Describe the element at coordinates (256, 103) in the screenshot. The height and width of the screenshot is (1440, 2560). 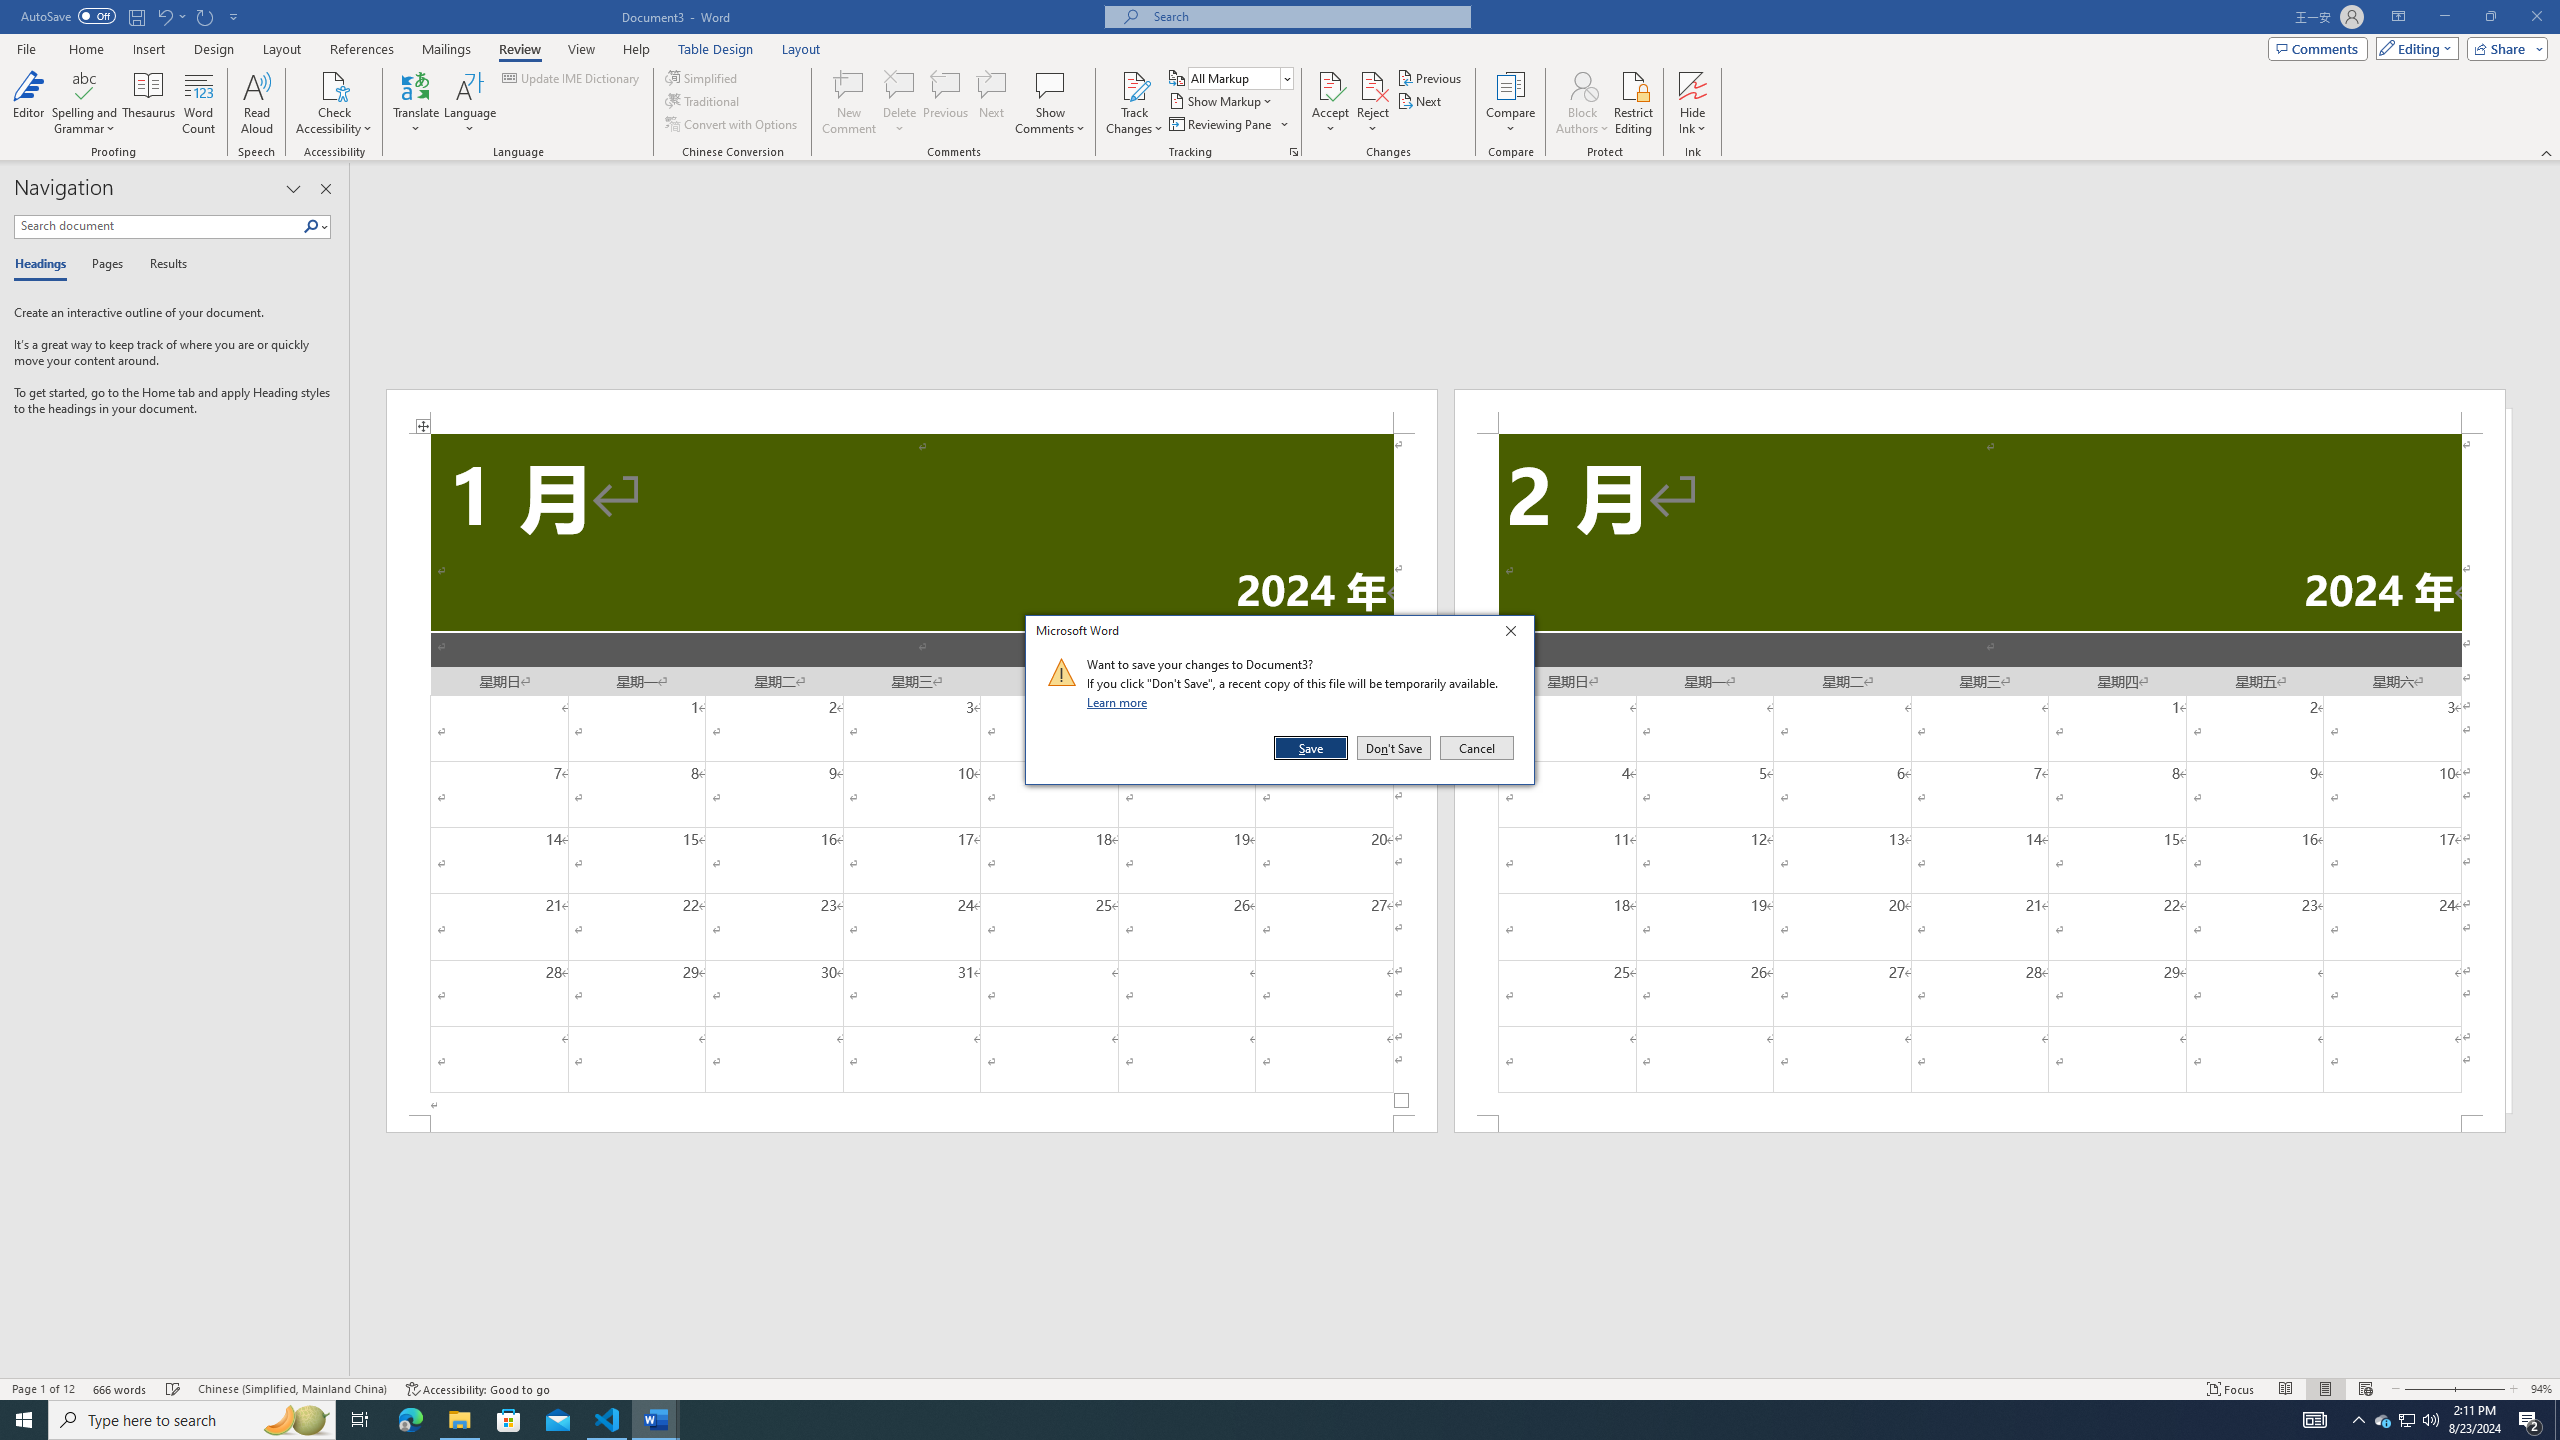
I see `'Read Aloud'` at that location.